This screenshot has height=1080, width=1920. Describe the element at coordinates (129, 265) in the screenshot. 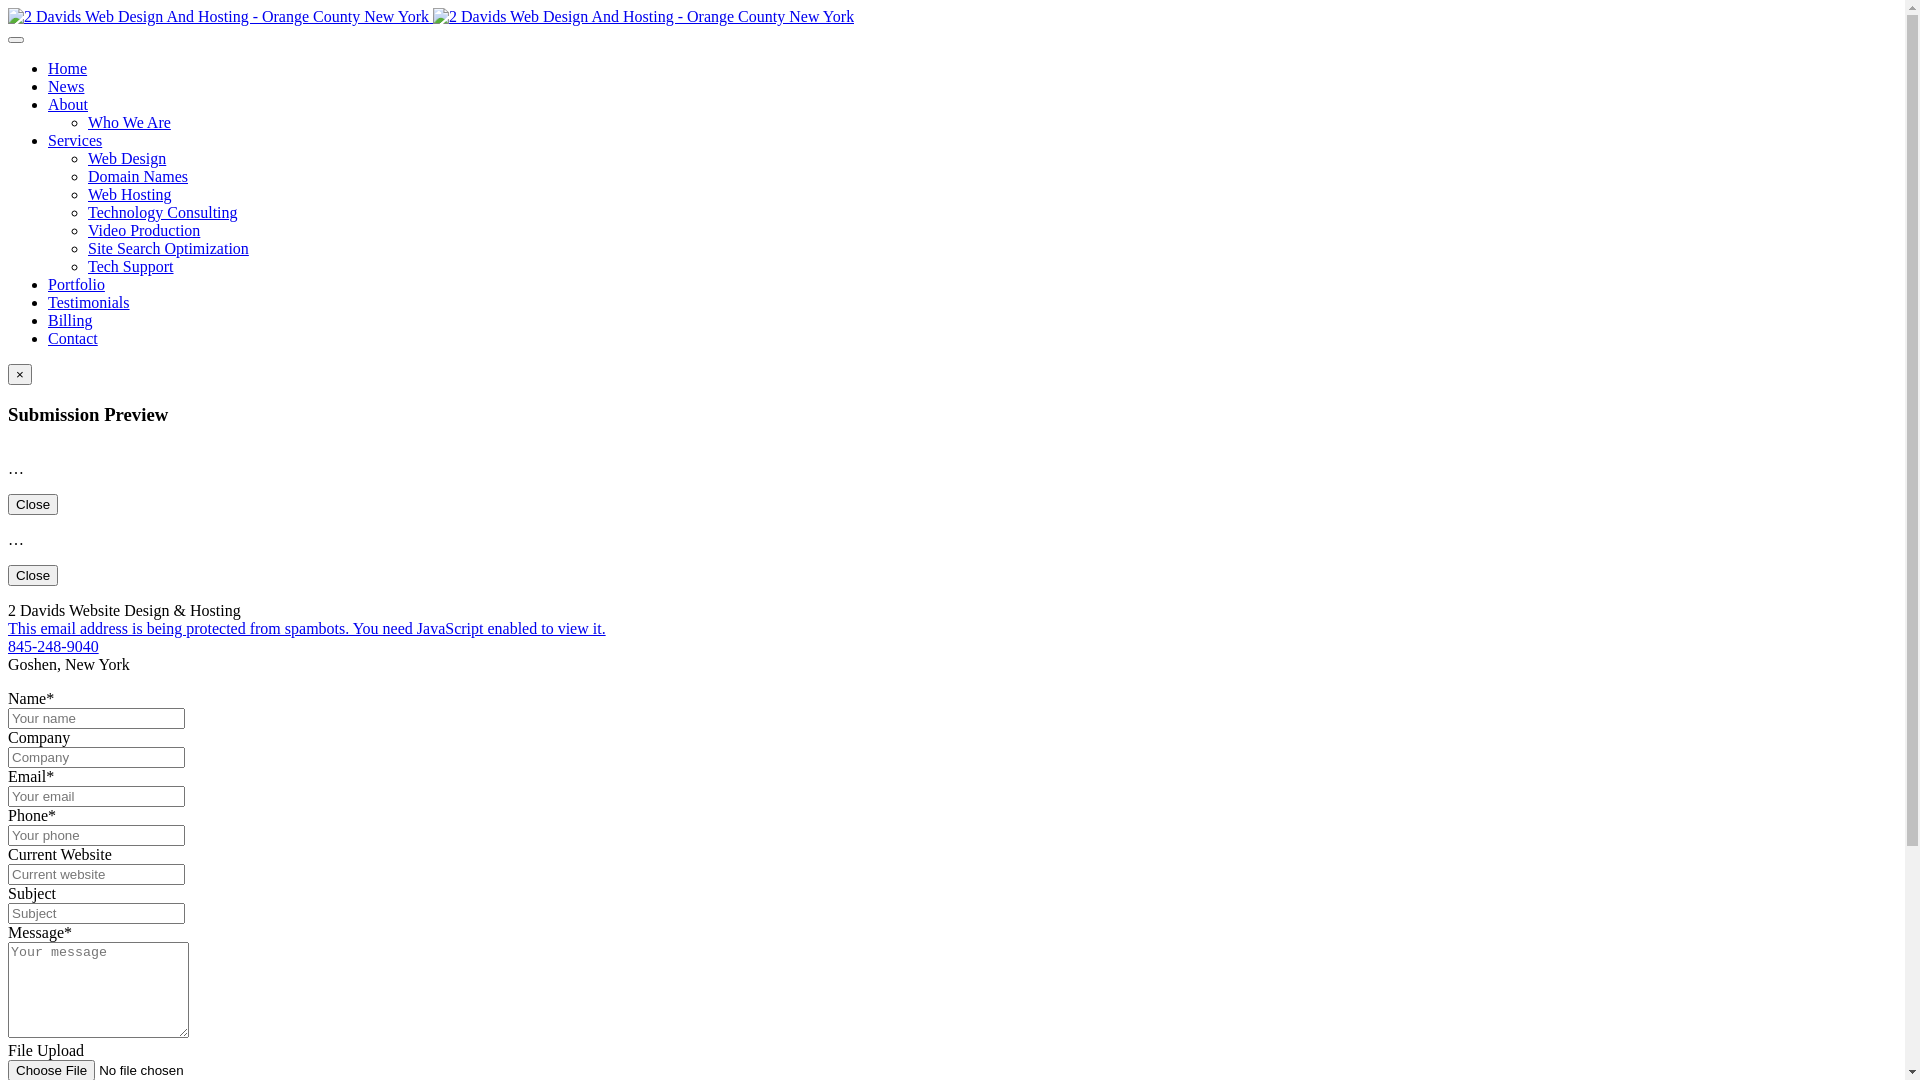

I see `'Tech Support'` at that location.